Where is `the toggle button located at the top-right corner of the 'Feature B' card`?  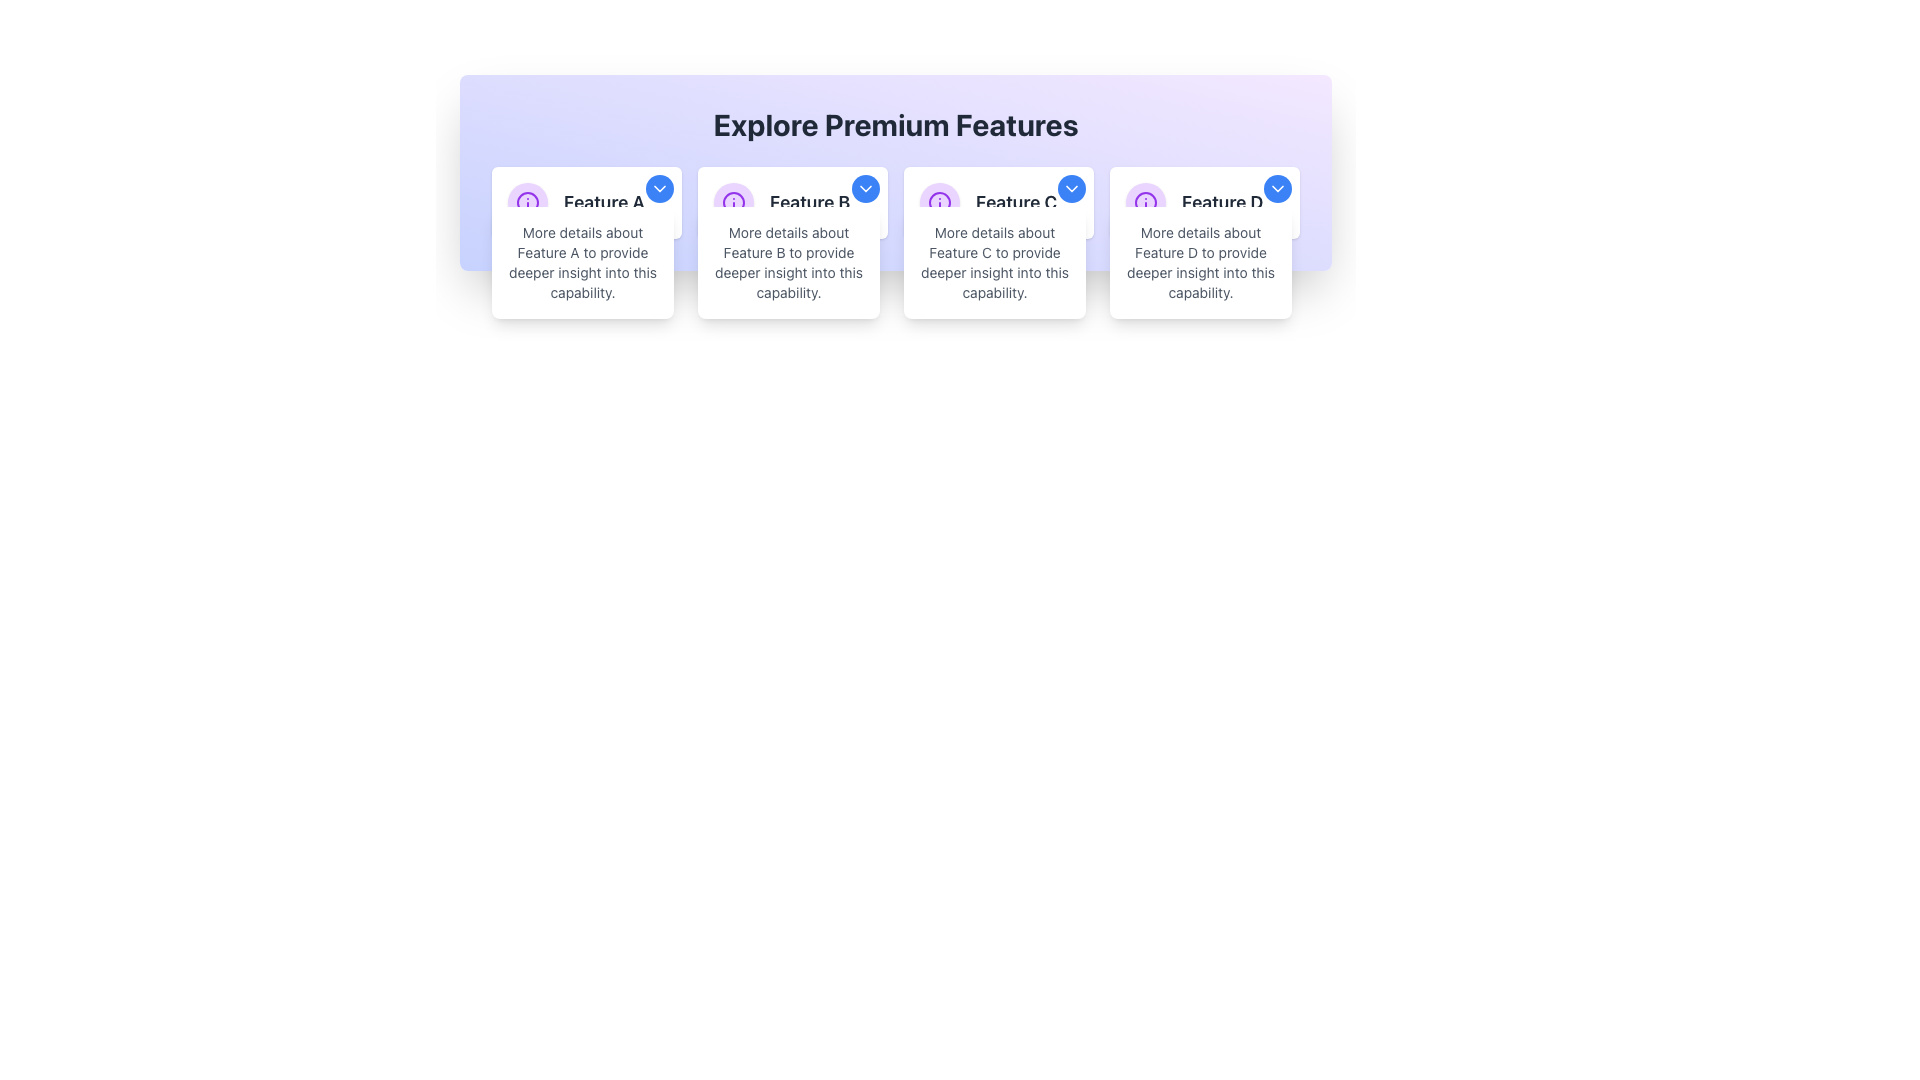
the toggle button located at the top-right corner of the 'Feature B' card is located at coordinates (865, 189).